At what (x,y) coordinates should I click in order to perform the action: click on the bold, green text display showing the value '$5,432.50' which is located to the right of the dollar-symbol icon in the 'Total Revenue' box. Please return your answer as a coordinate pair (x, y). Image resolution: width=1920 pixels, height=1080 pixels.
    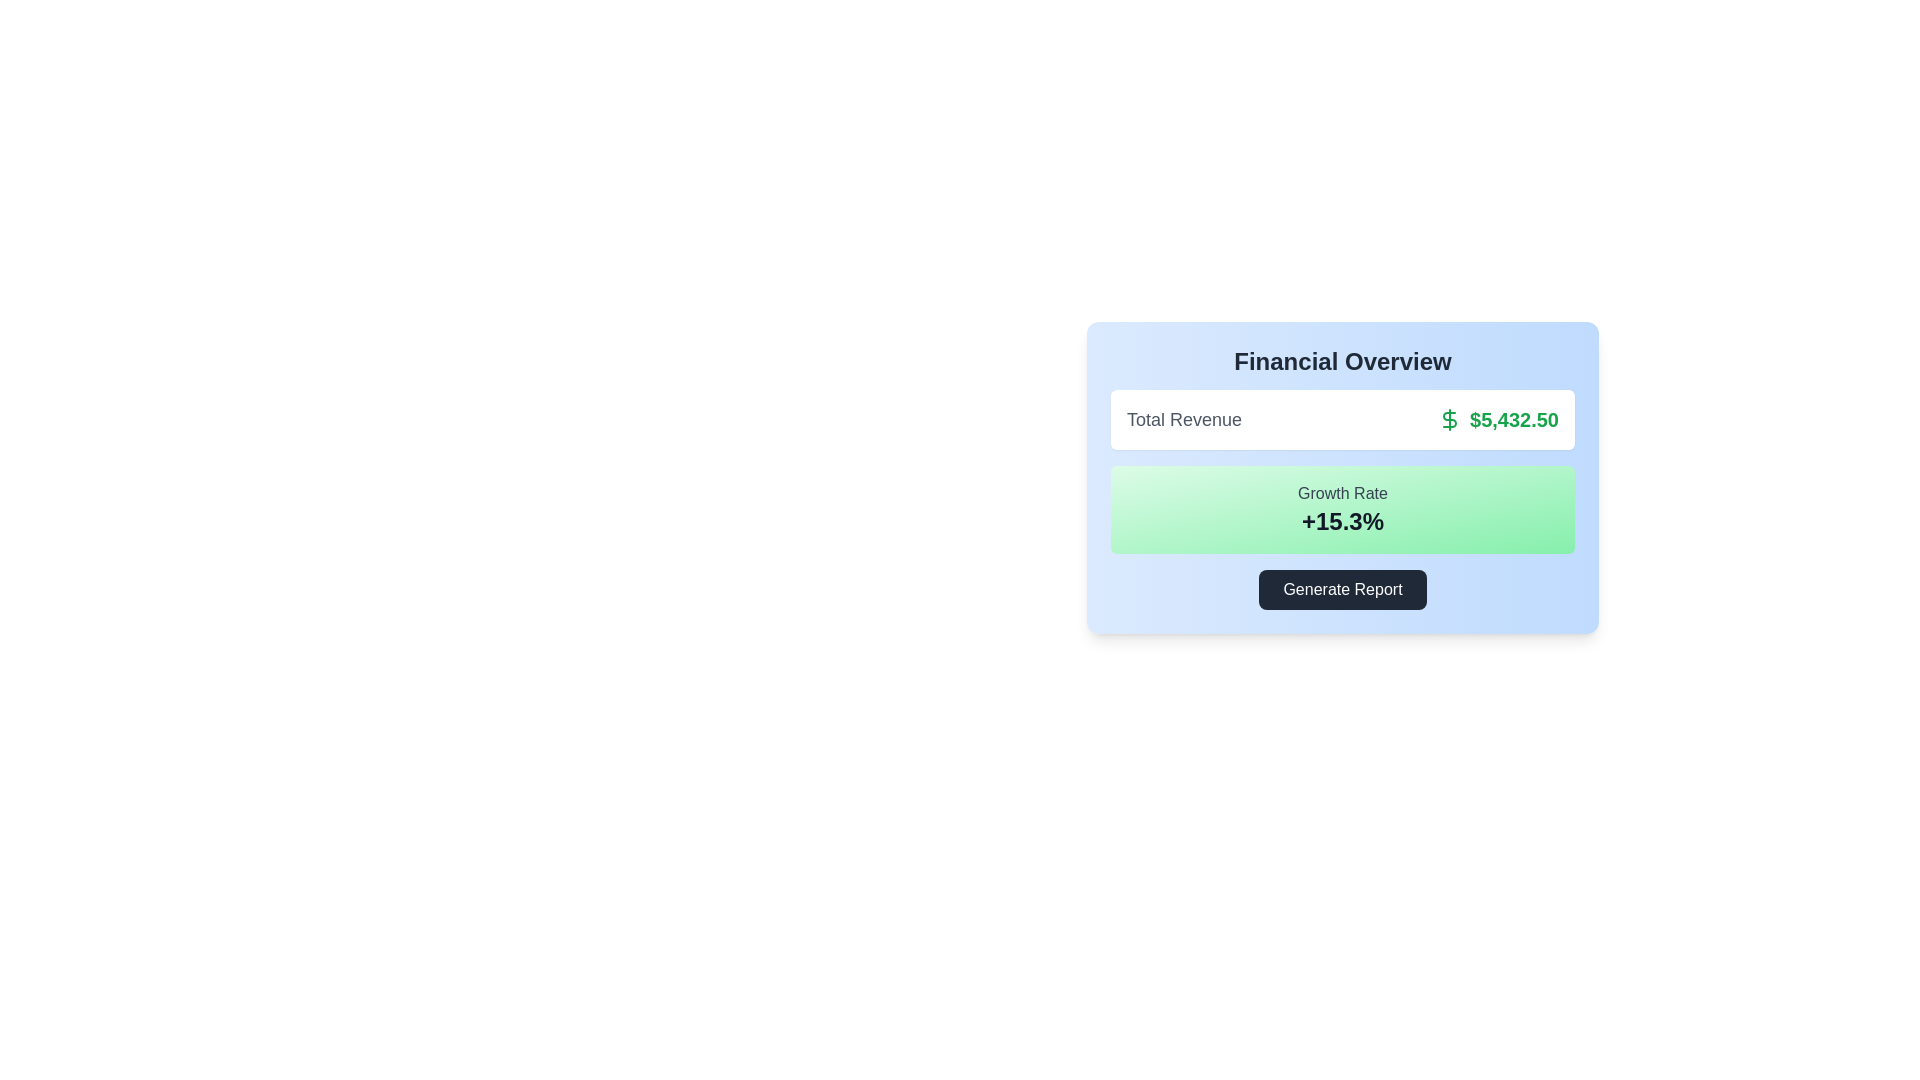
    Looking at the image, I should click on (1498, 419).